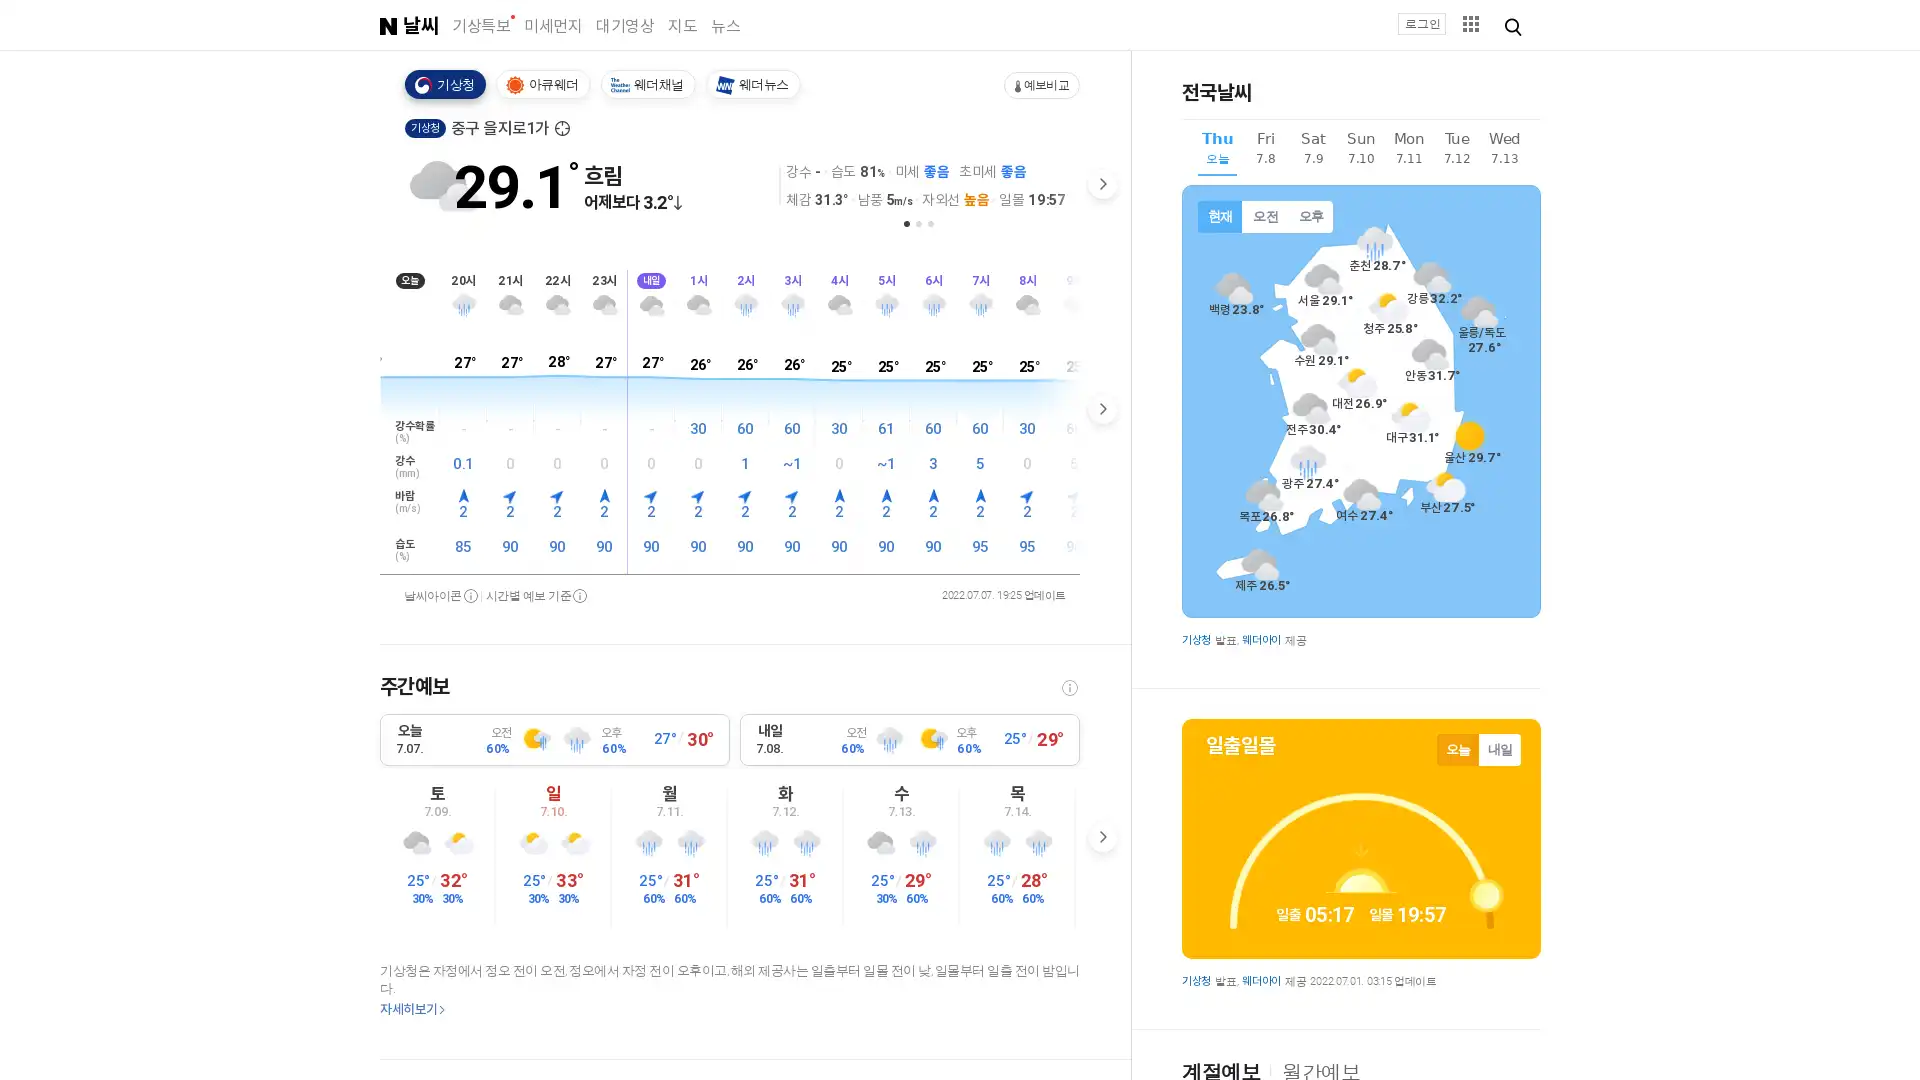 The width and height of the screenshot is (1920, 1080). I want to click on Fri 7.8, so click(1264, 150).